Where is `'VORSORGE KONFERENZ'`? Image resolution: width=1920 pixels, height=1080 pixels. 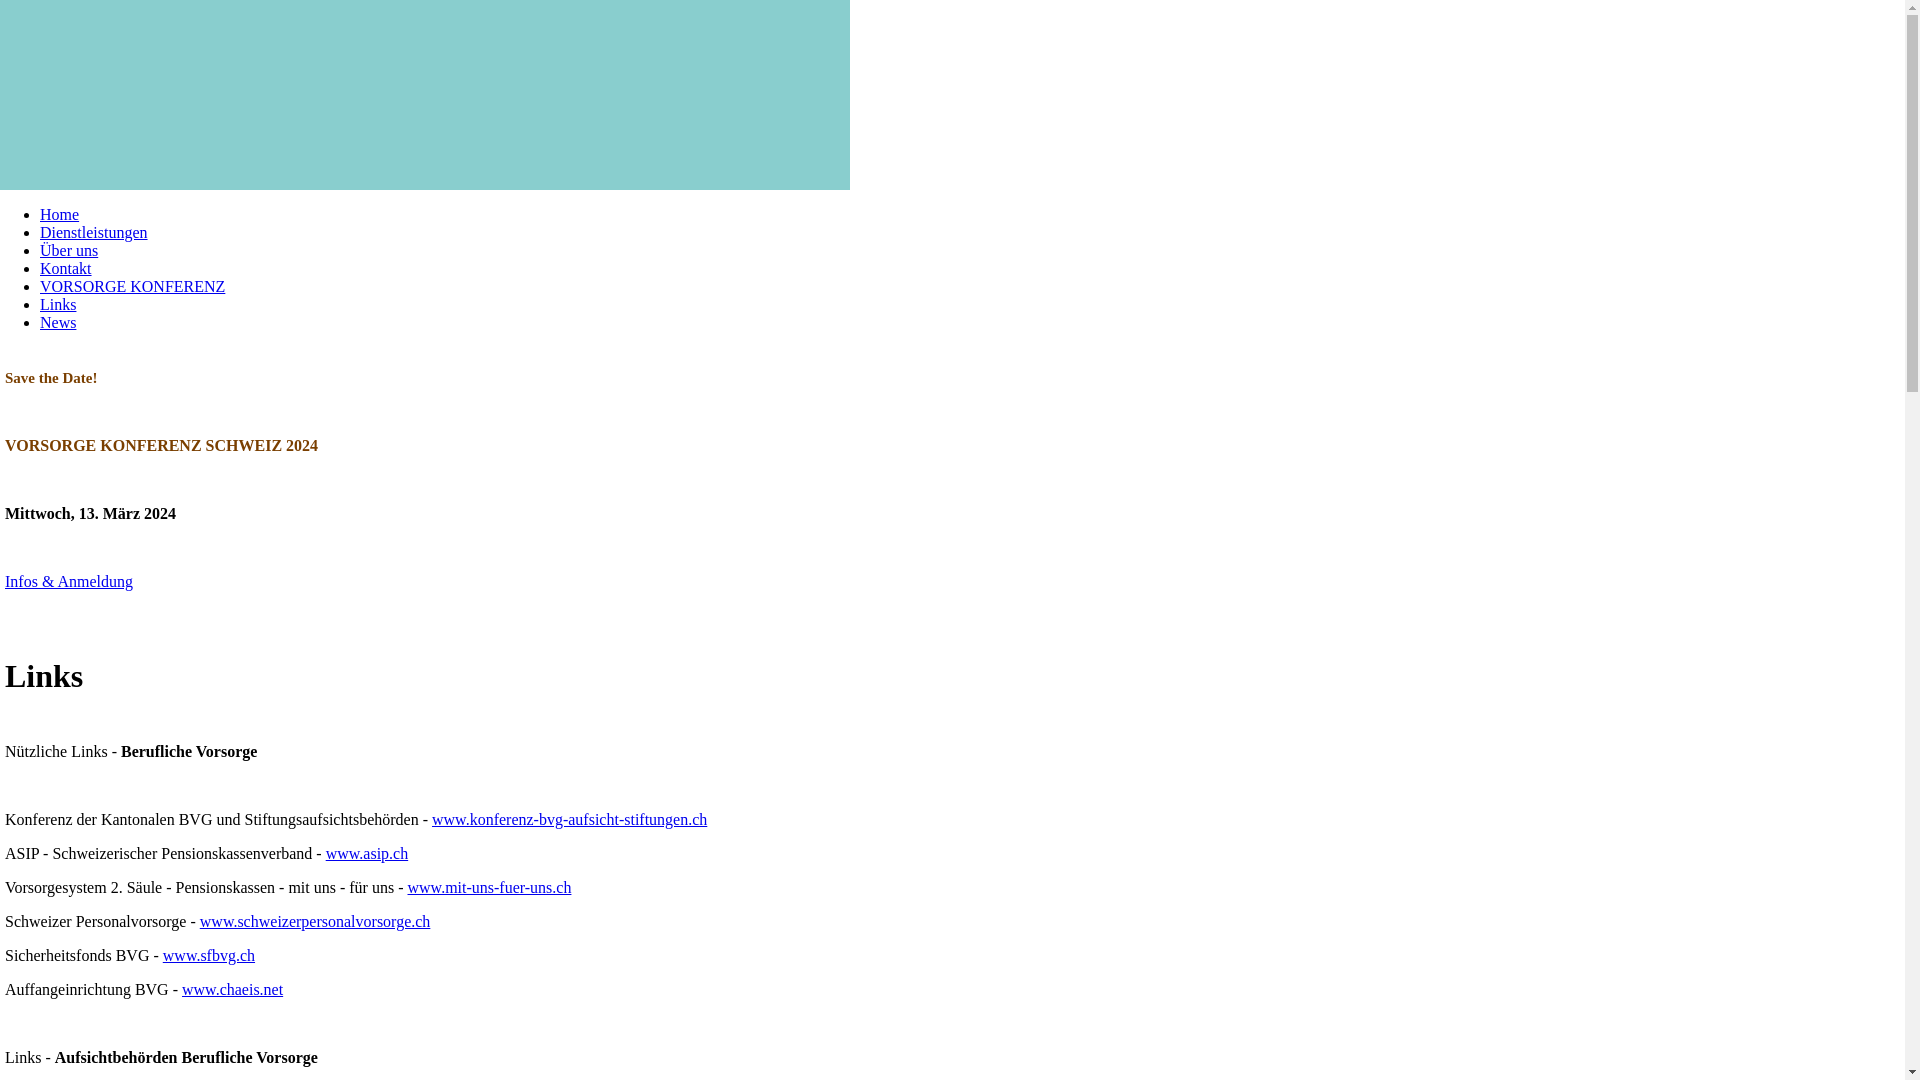 'VORSORGE KONFERENZ' is located at coordinates (131, 286).